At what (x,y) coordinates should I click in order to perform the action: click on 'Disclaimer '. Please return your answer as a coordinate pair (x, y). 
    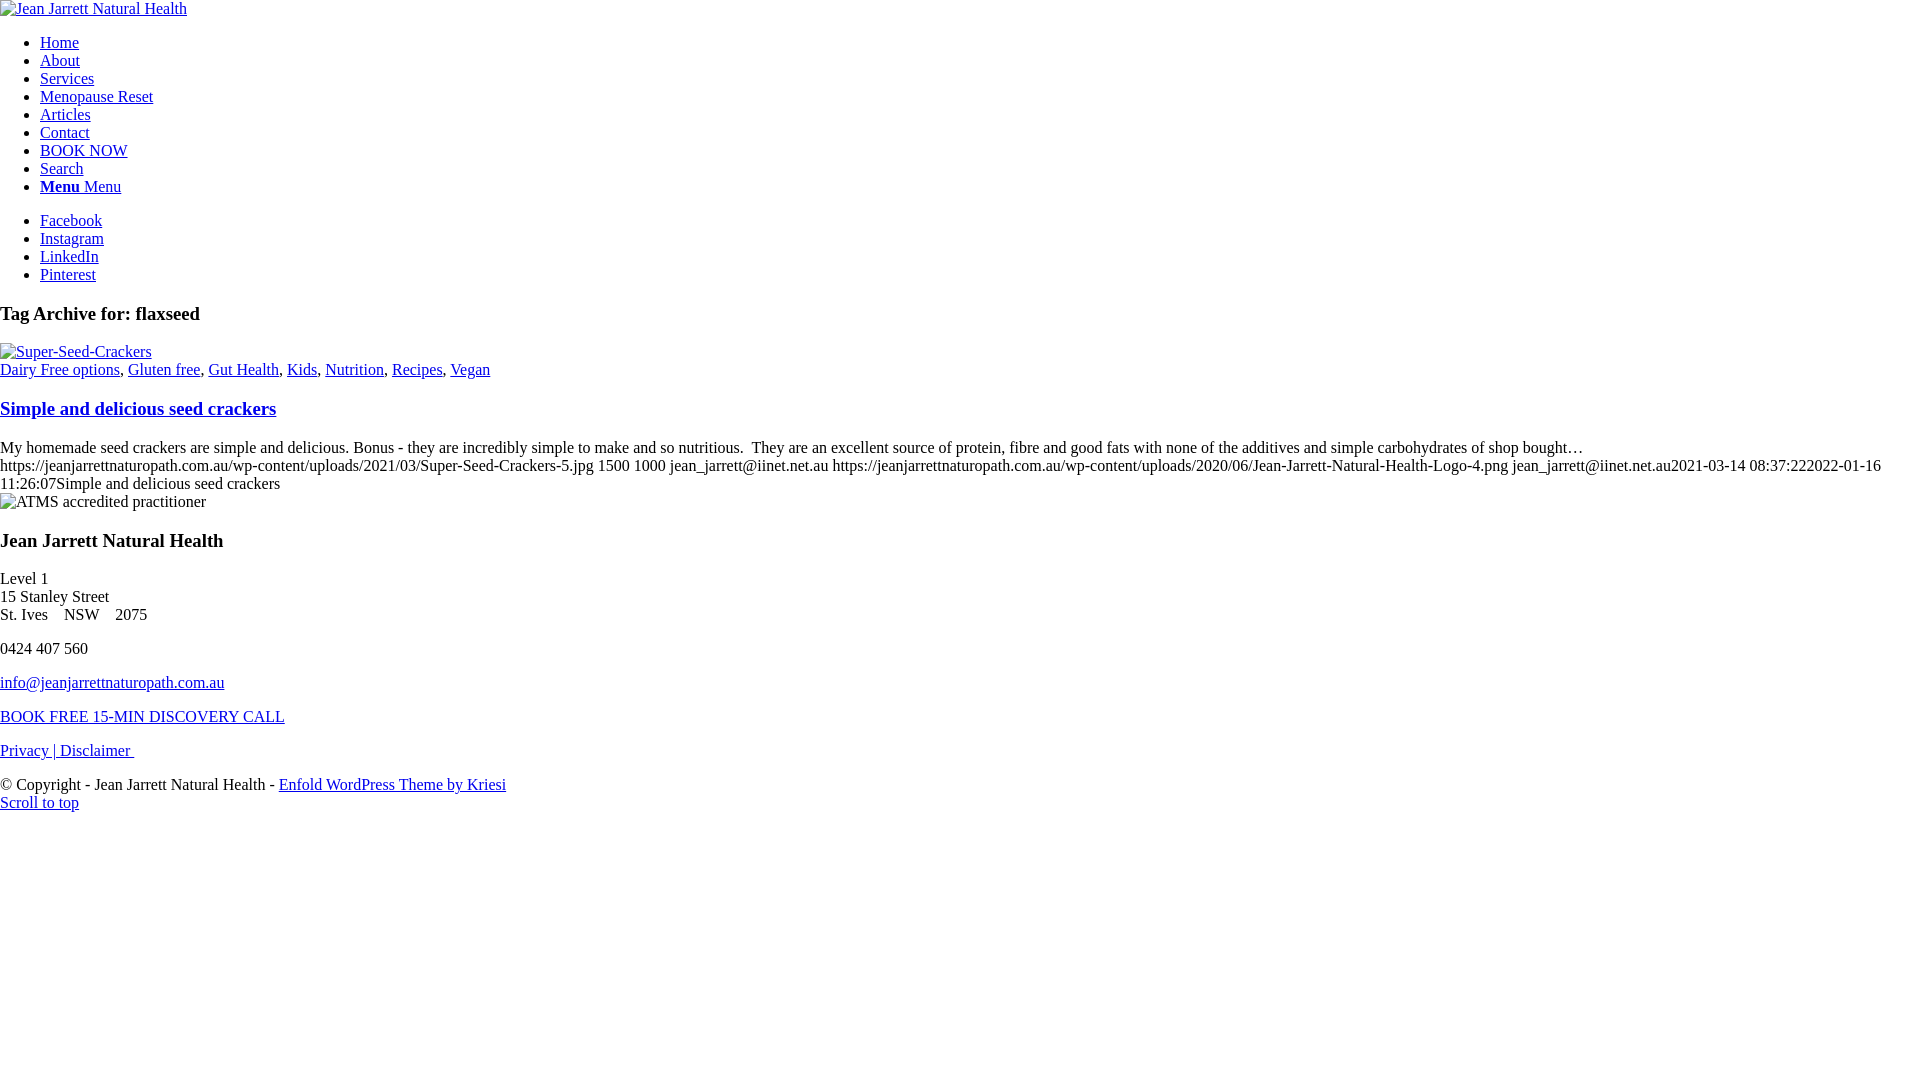
    Looking at the image, I should click on (95, 750).